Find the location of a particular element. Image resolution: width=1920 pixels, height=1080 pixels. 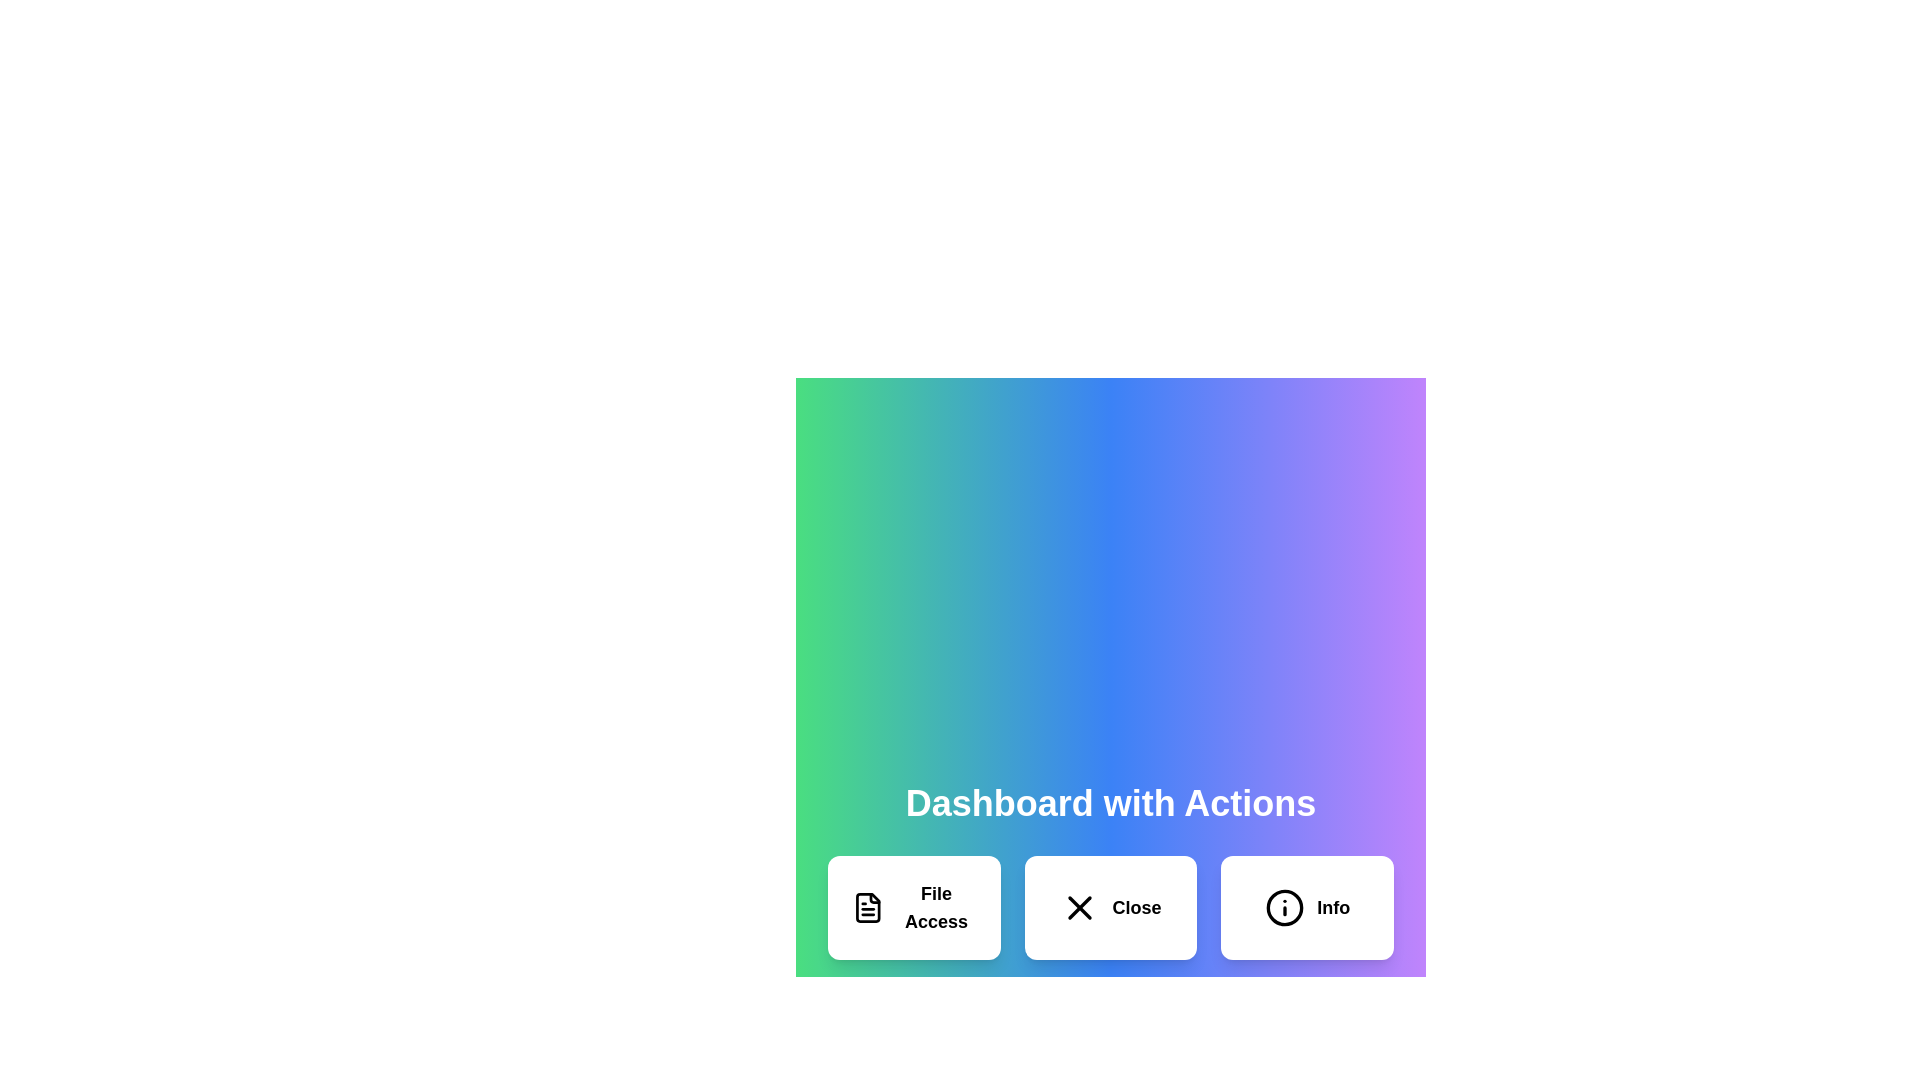

the static text label that serves as a title or heading for the dashboard, located at the top center of the card-like section above the interactive buttons is located at coordinates (1109, 802).